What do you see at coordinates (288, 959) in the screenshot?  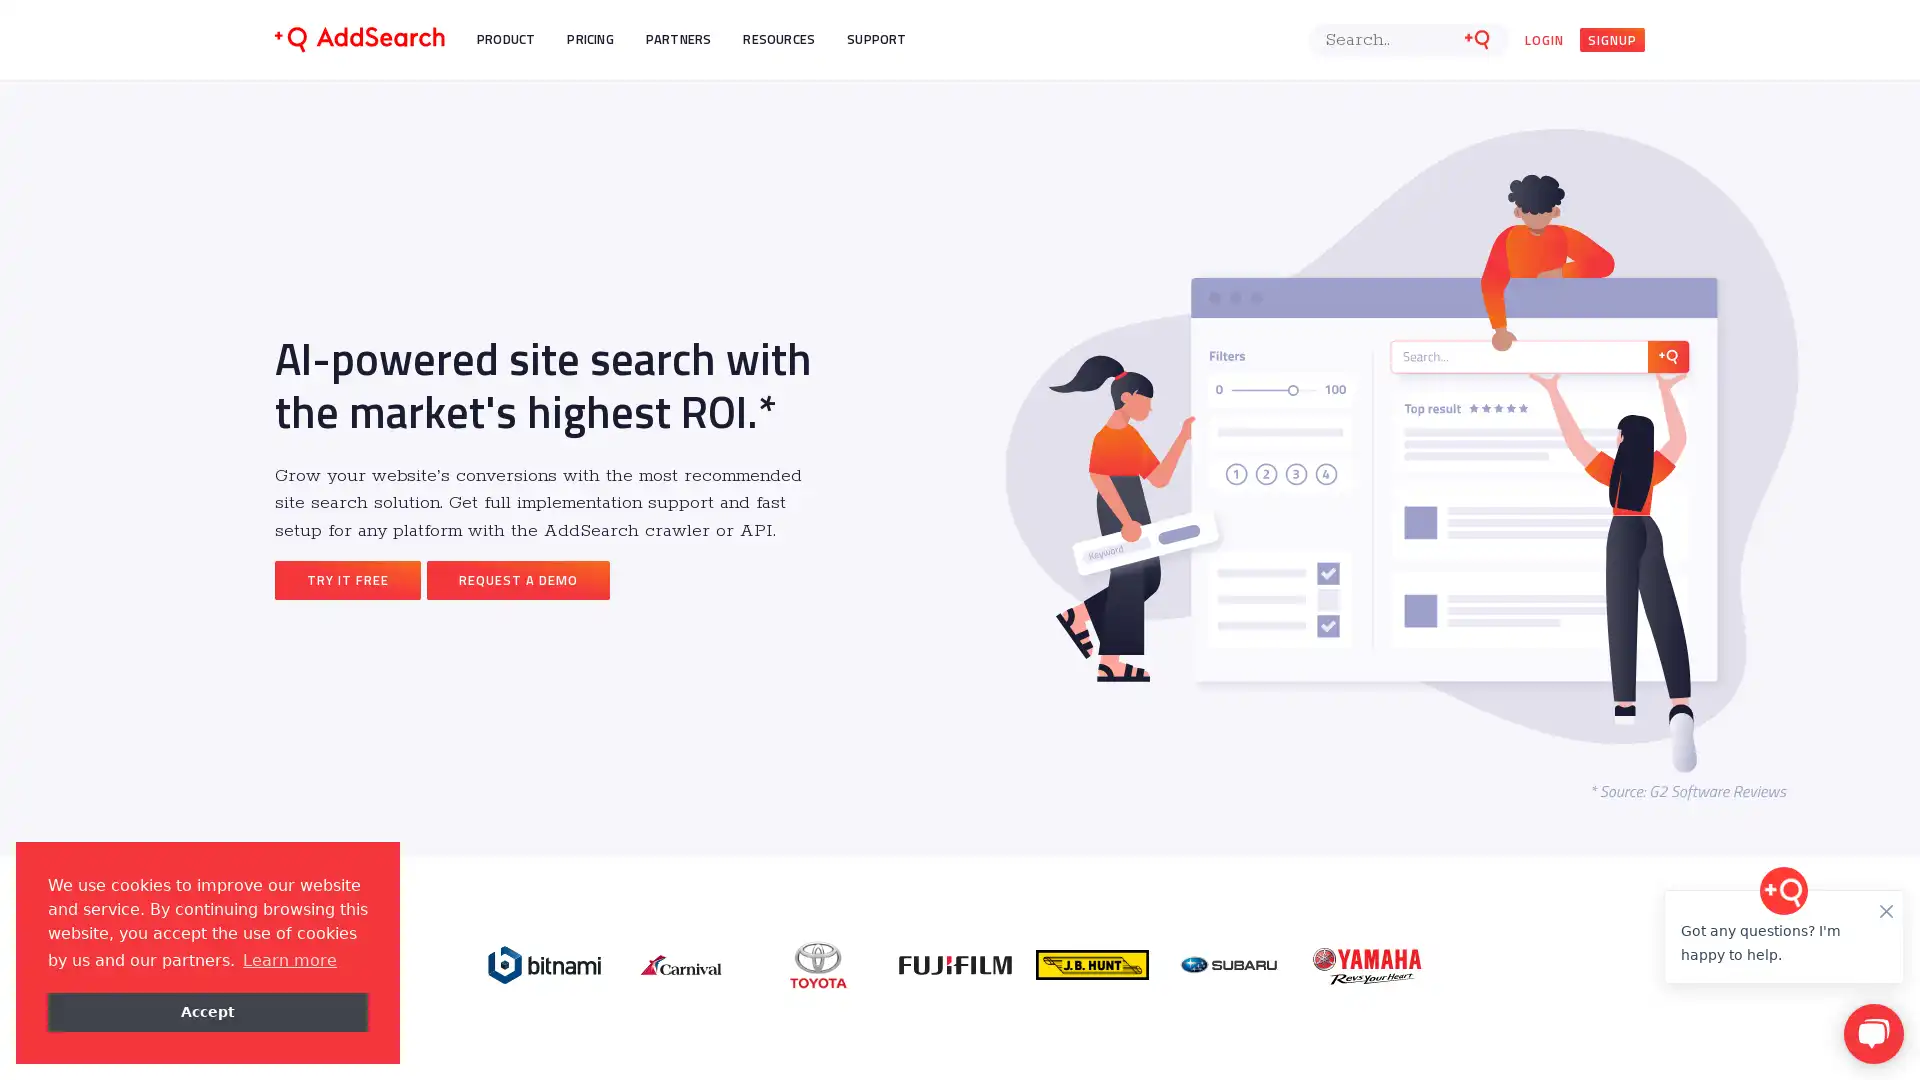 I see `learn more about cookies` at bounding box center [288, 959].